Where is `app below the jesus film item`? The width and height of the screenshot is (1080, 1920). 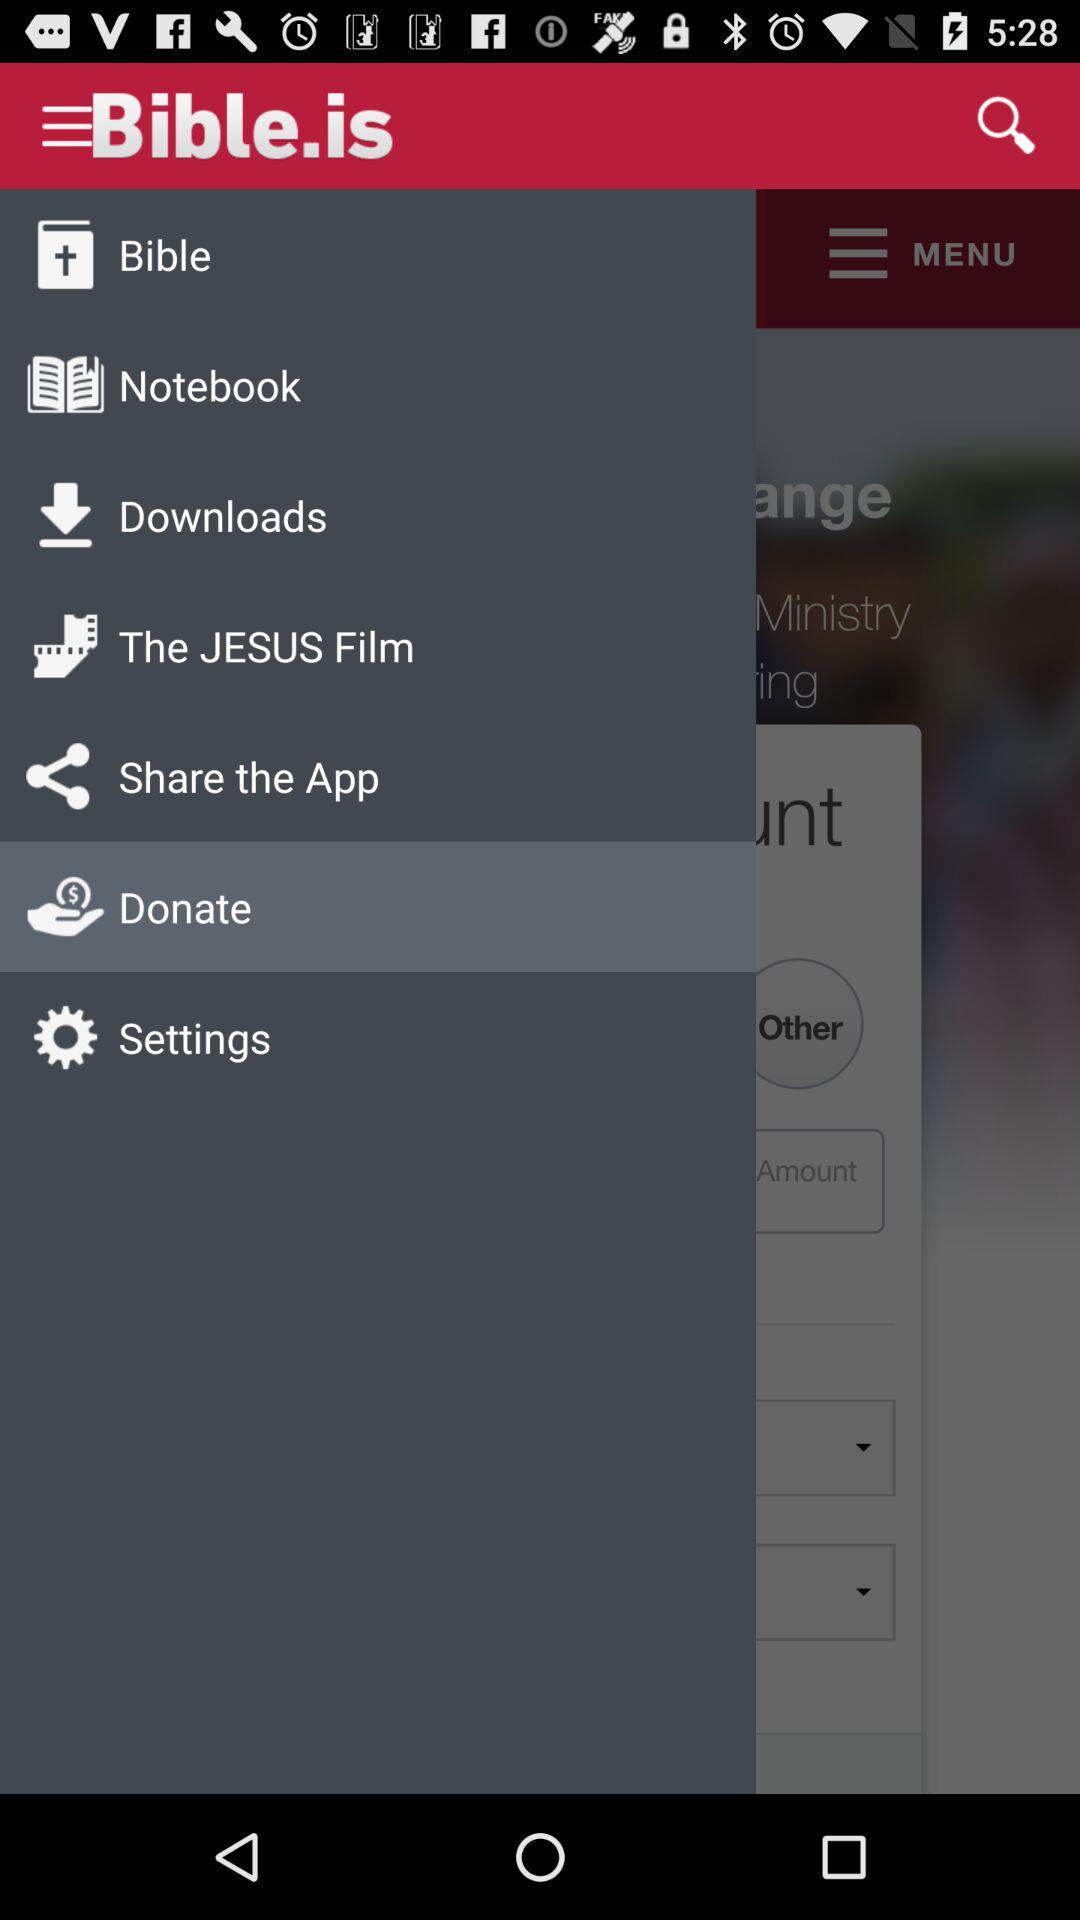 app below the jesus film item is located at coordinates (248, 775).